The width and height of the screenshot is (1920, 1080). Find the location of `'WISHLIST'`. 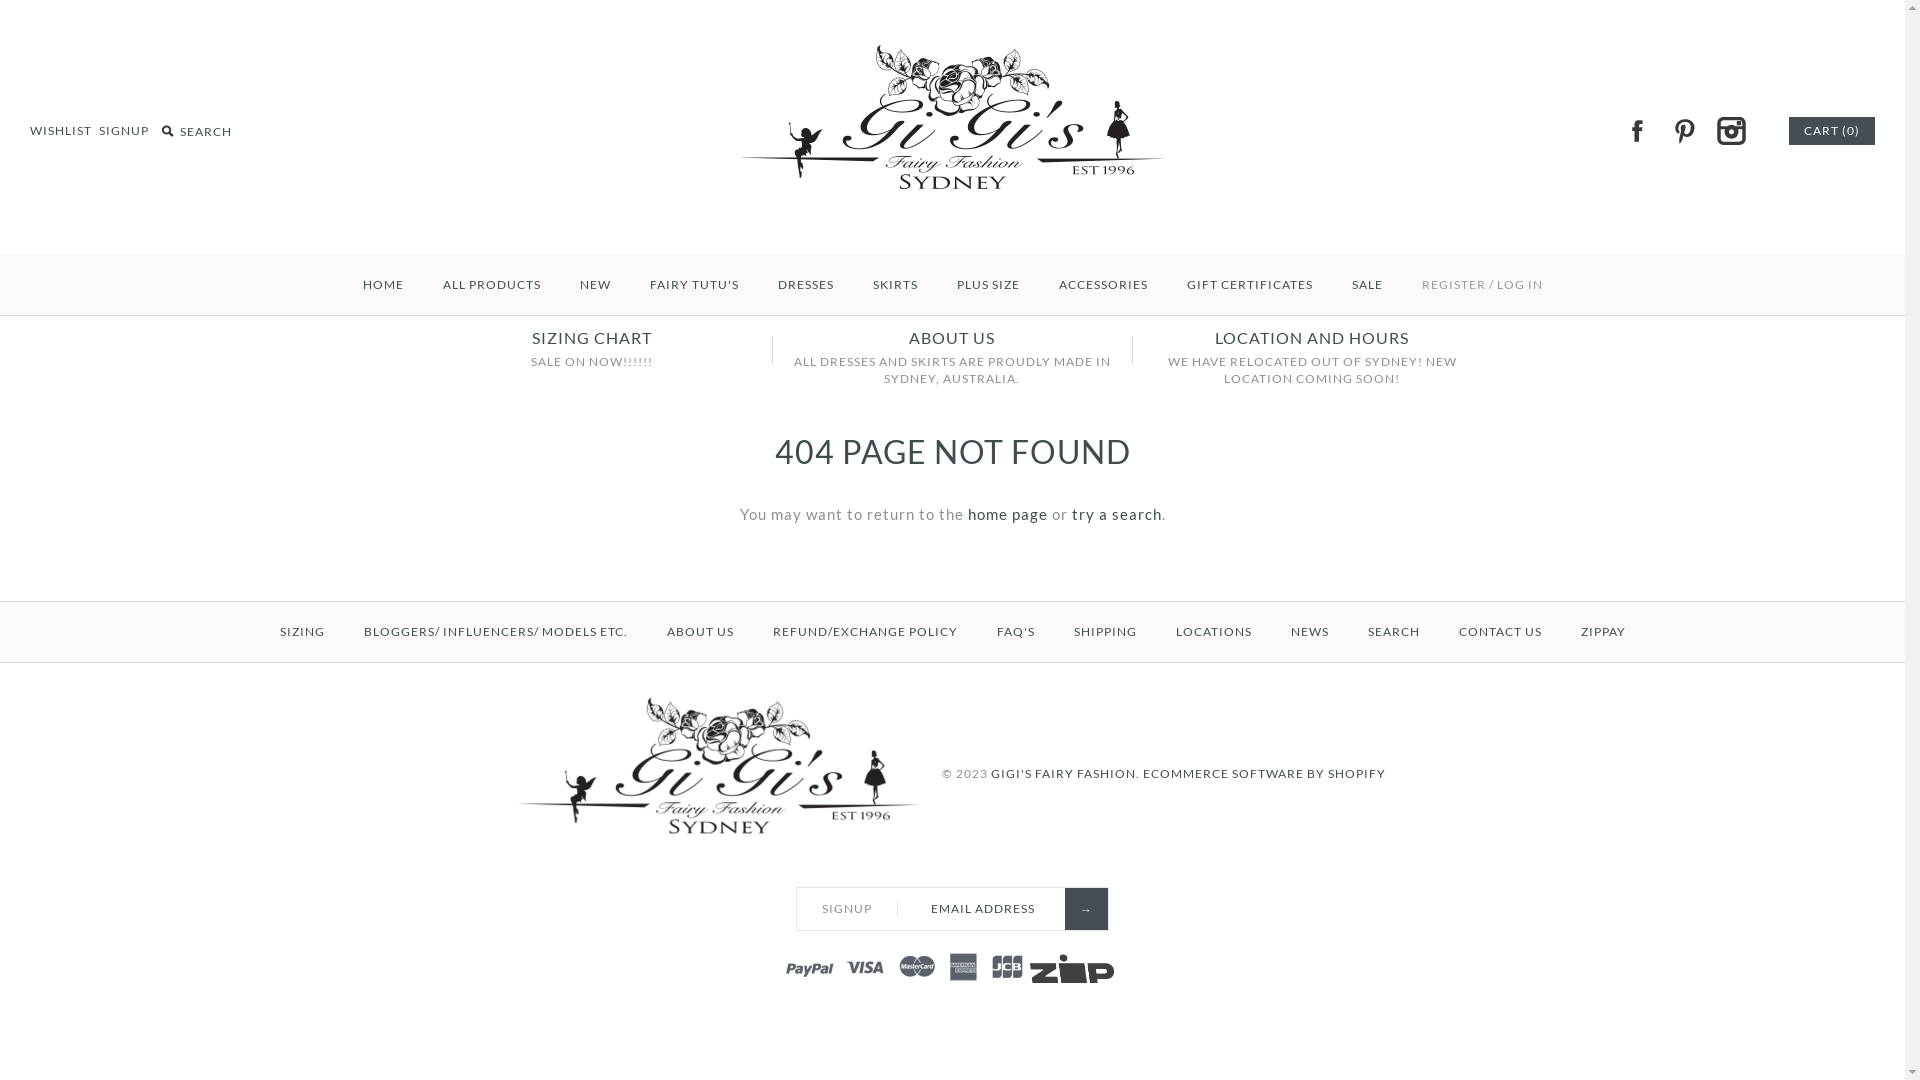

'WISHLIST' is located at coordinates (61, 130).